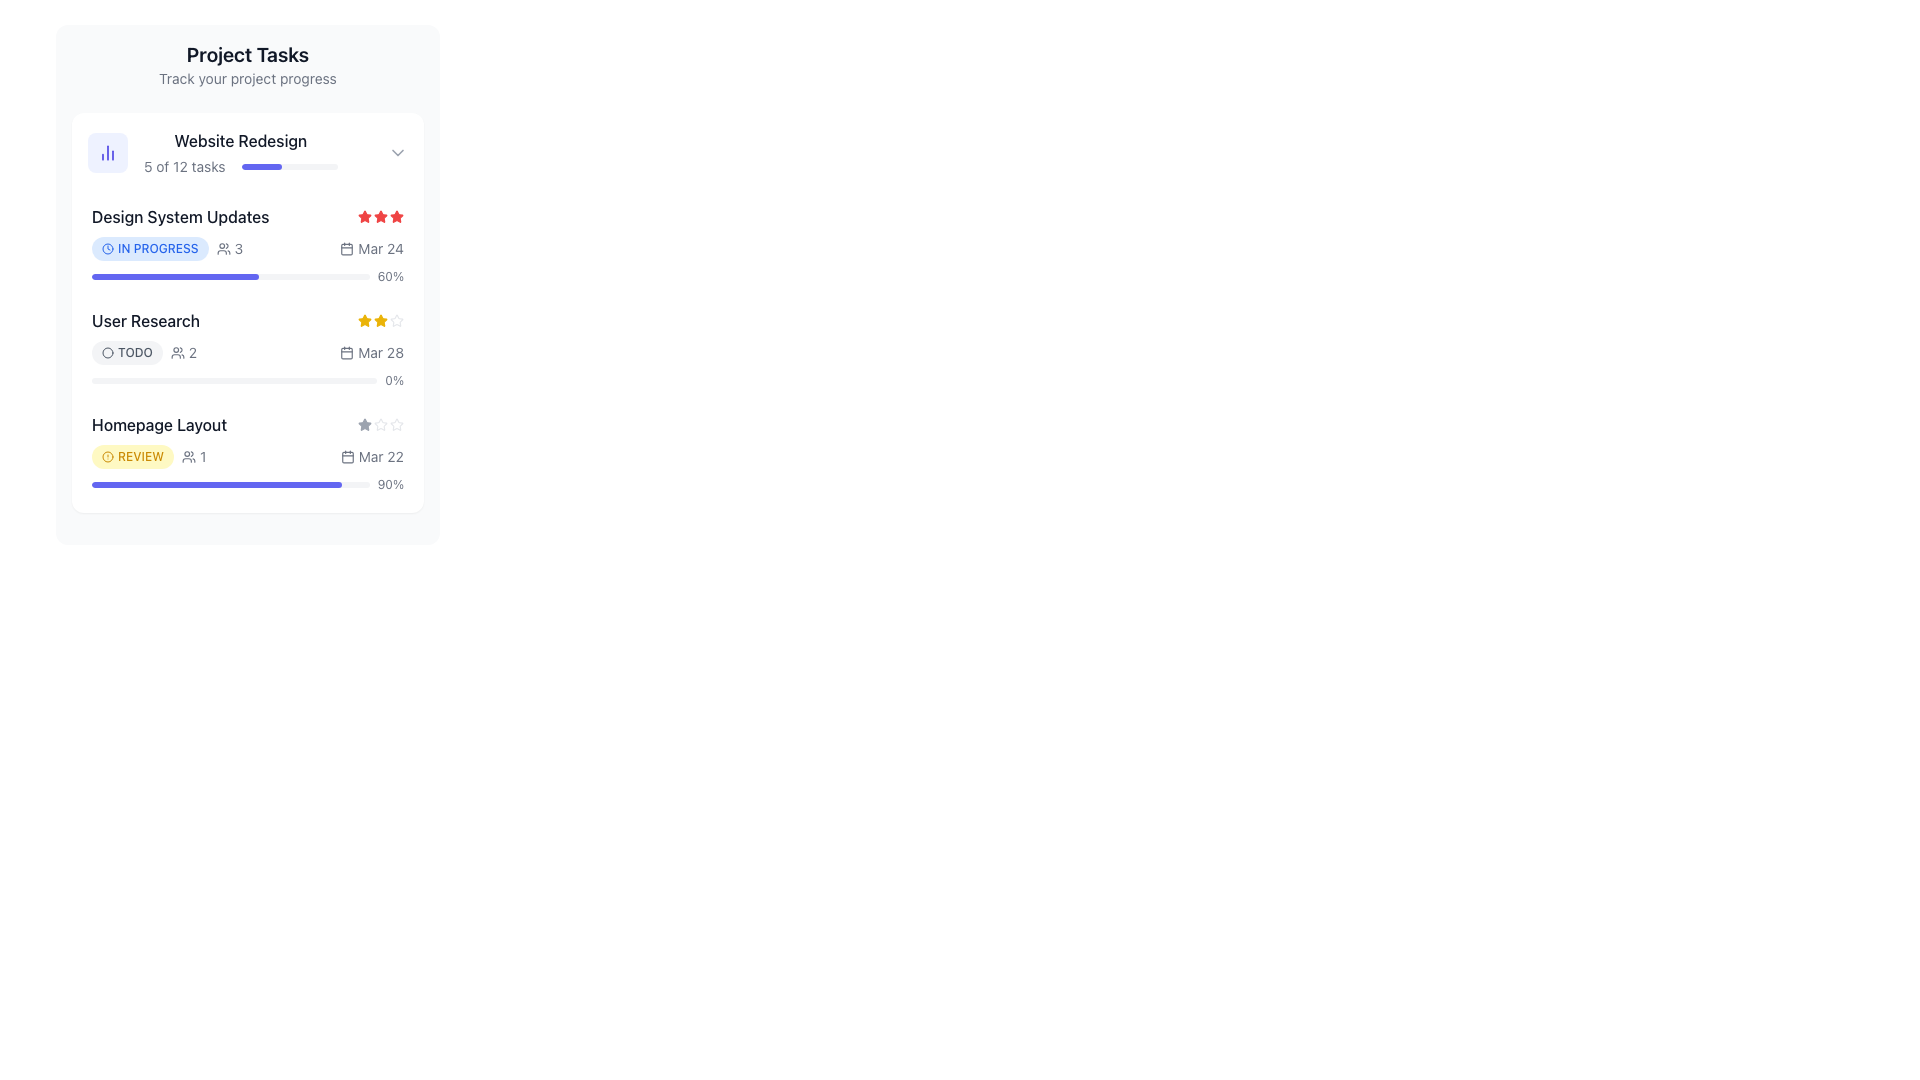 This screenshot has width=1920, height=1080. I want to click on the yellow-colored filled star icon representing the first star in the rating system, located next to the 'User Research' task row, so click(364, 319).